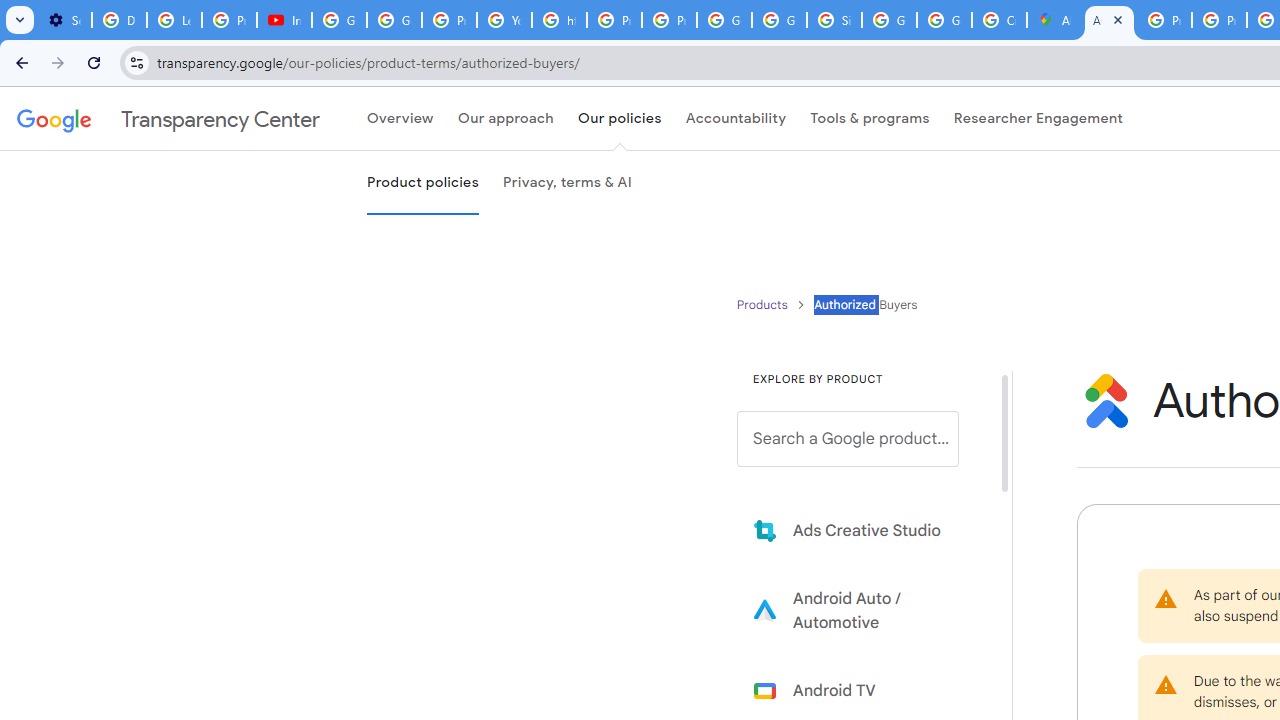  I want to click on 'Create your Google Account', so click(999, 20).